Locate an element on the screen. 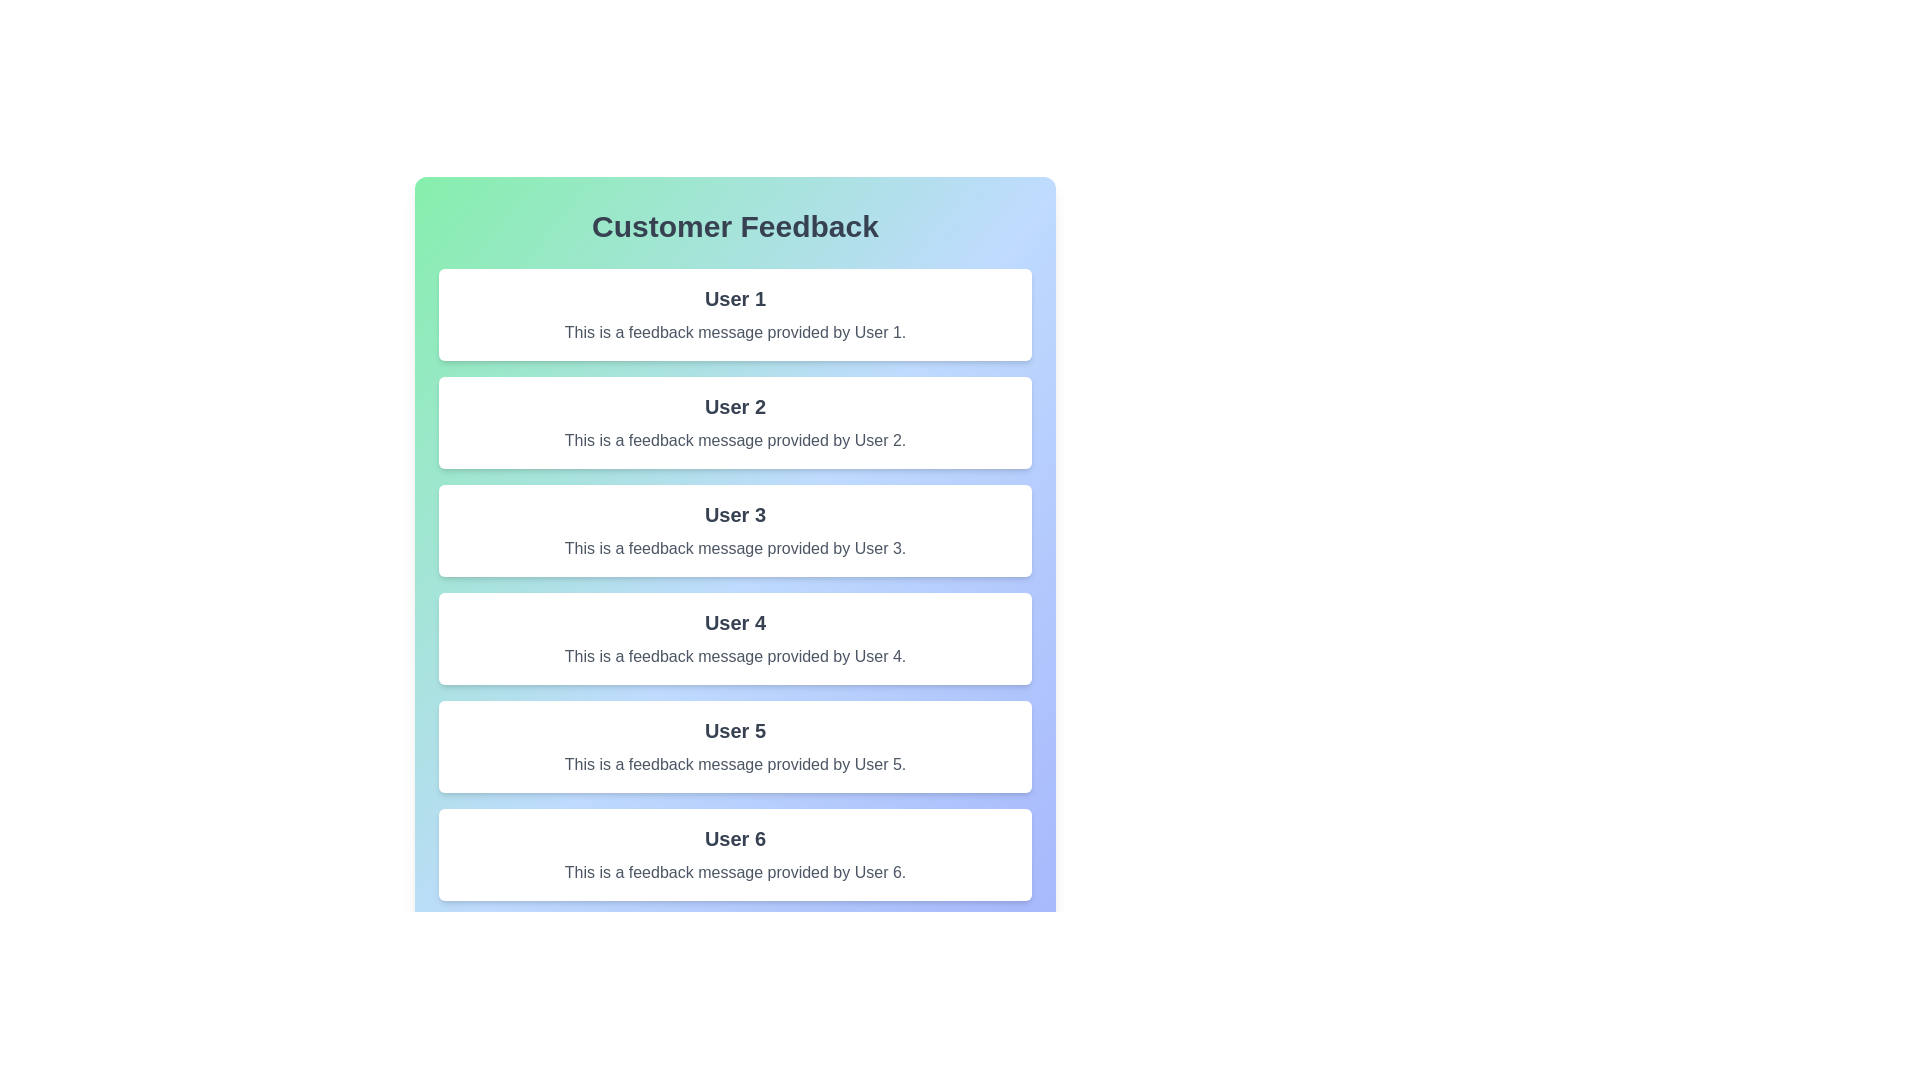 Image resolution: width=1920 pixels, height=1080 pixels. the informational card displaying feedback from 'User 3', which is the third card in the vertical list of feedback cards under the 'Customer Feedback' section is located at coordinates (734, 530).